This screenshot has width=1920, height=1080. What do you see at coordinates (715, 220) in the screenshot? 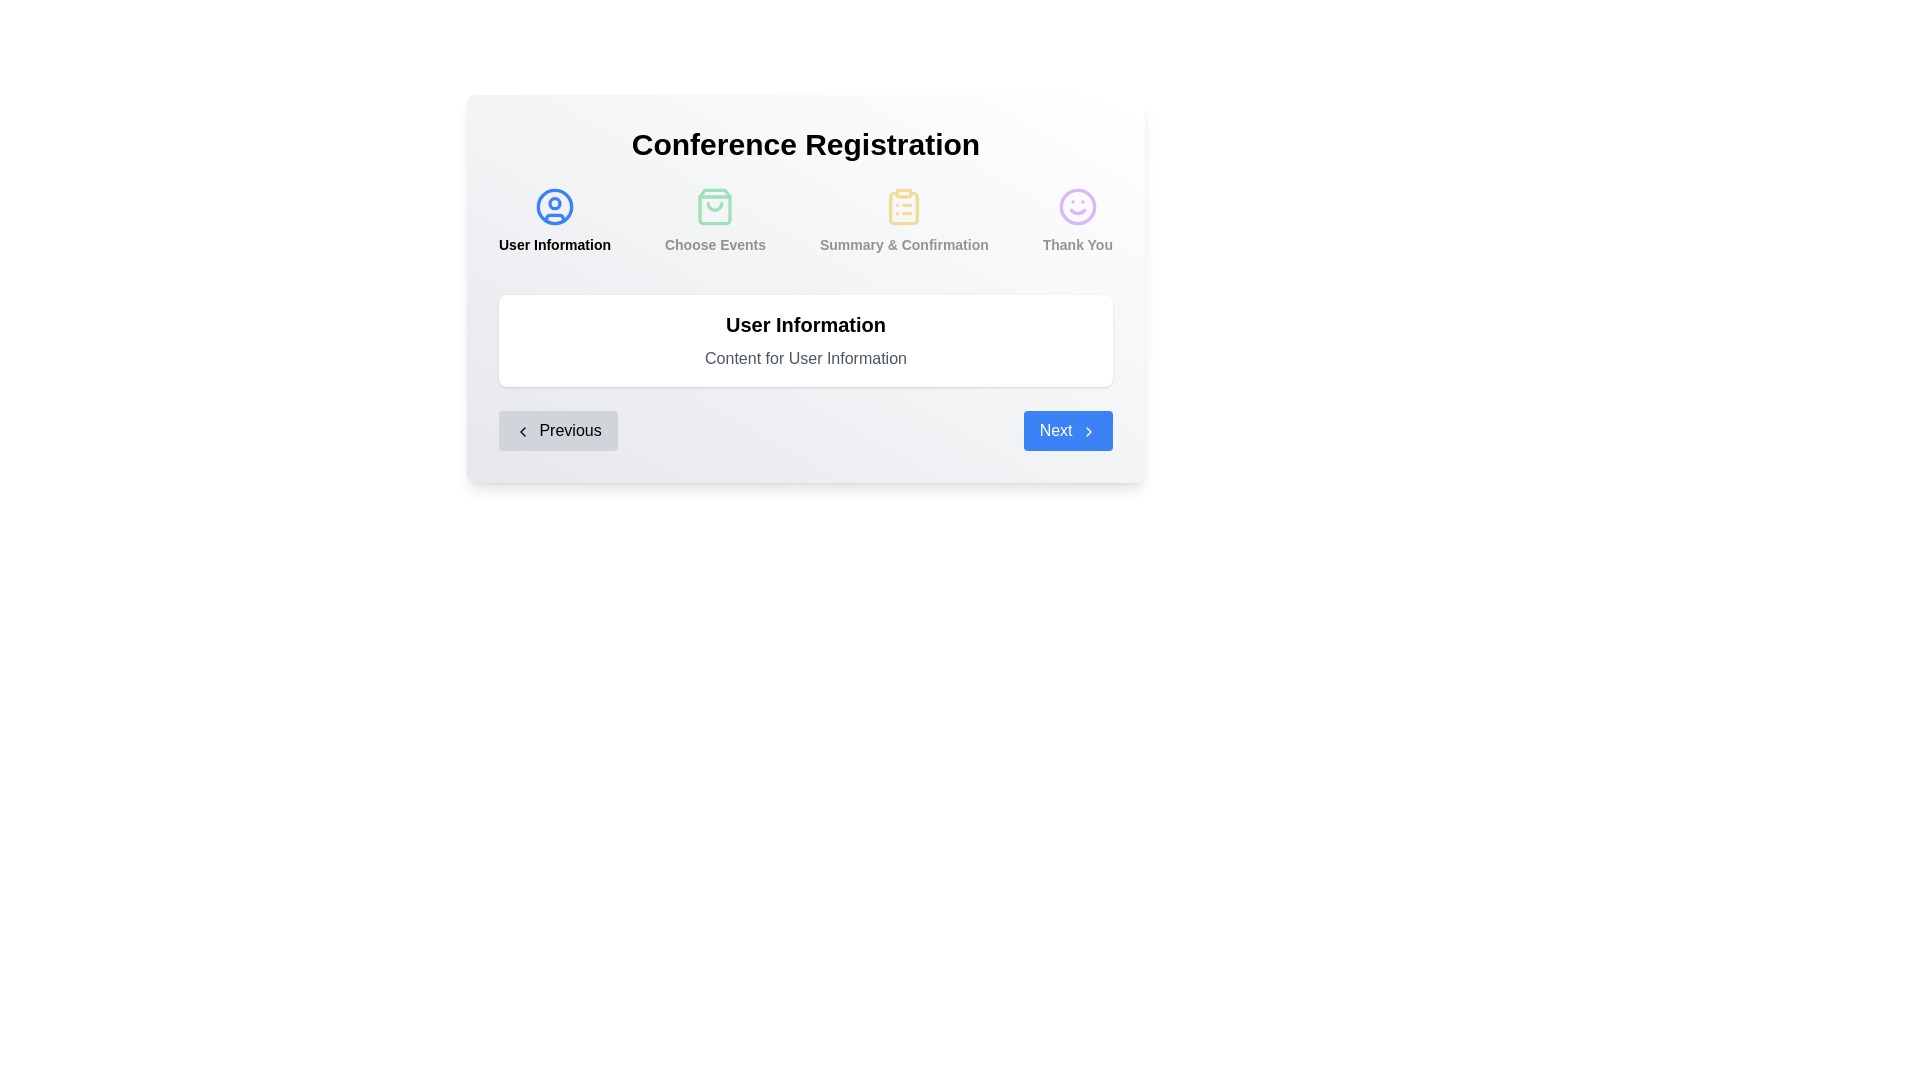
I see `the 'Choose Events' navigation step indicator` at bounding box center [715, 220].